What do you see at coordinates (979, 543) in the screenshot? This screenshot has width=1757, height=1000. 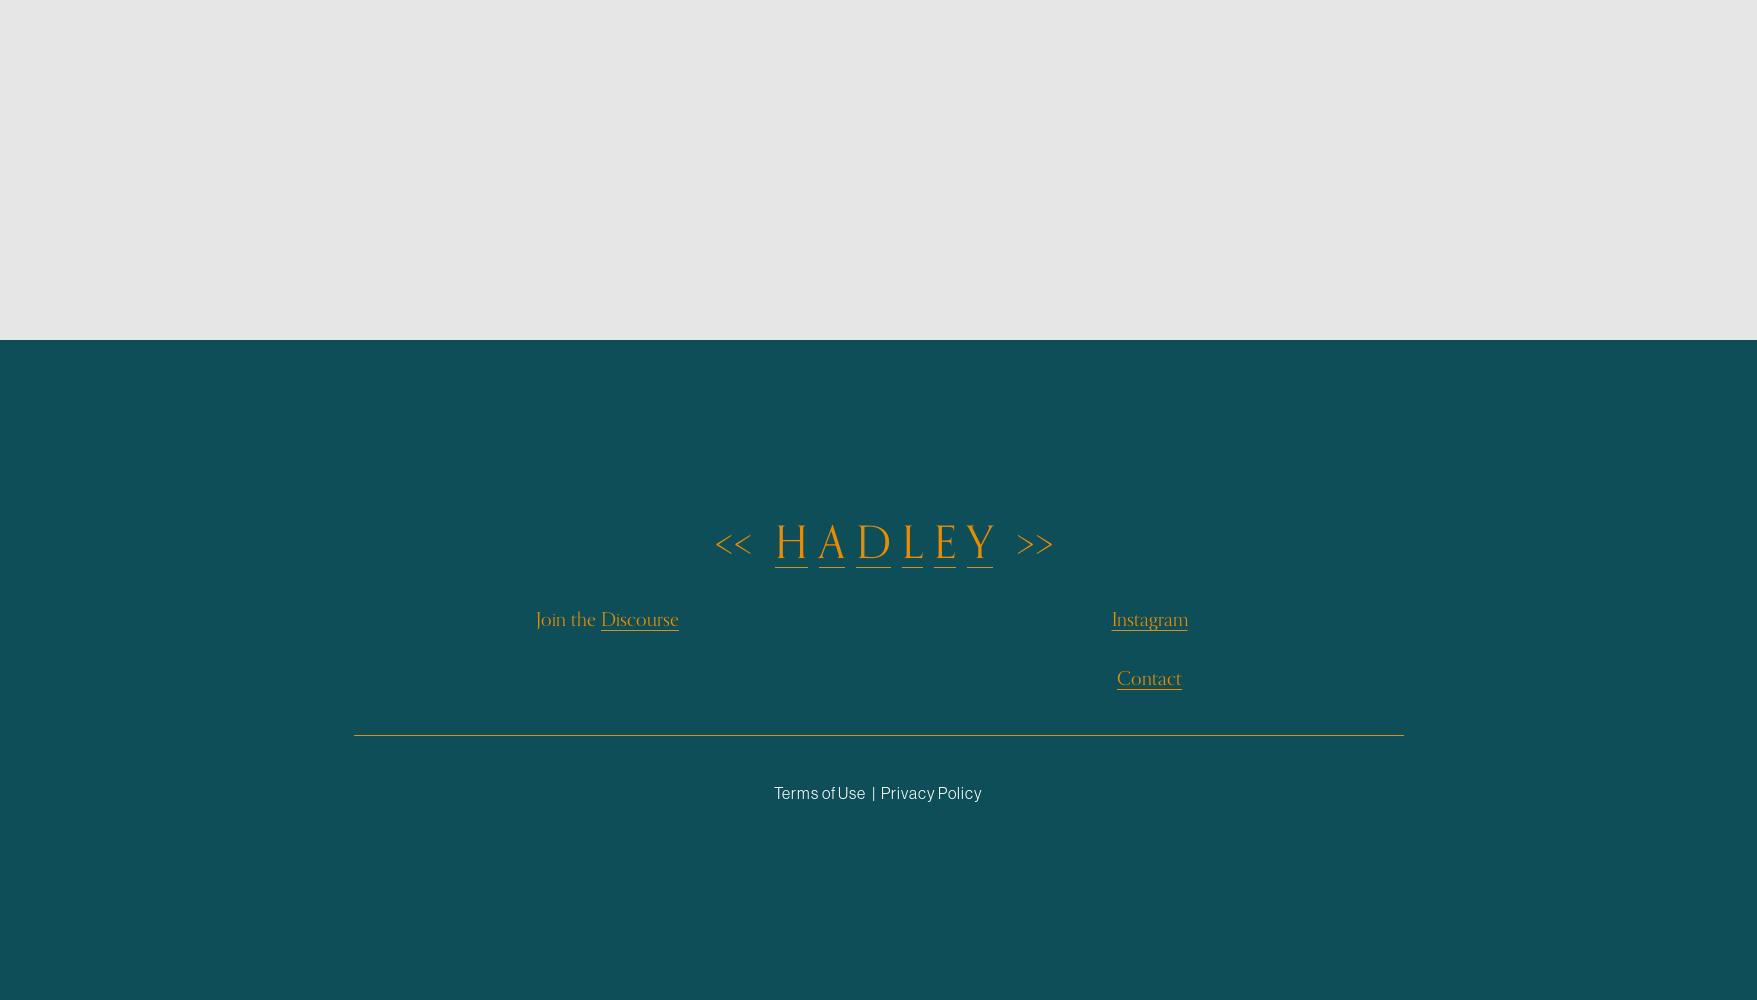 I see `'Y'` at bounding box center [979, 543].